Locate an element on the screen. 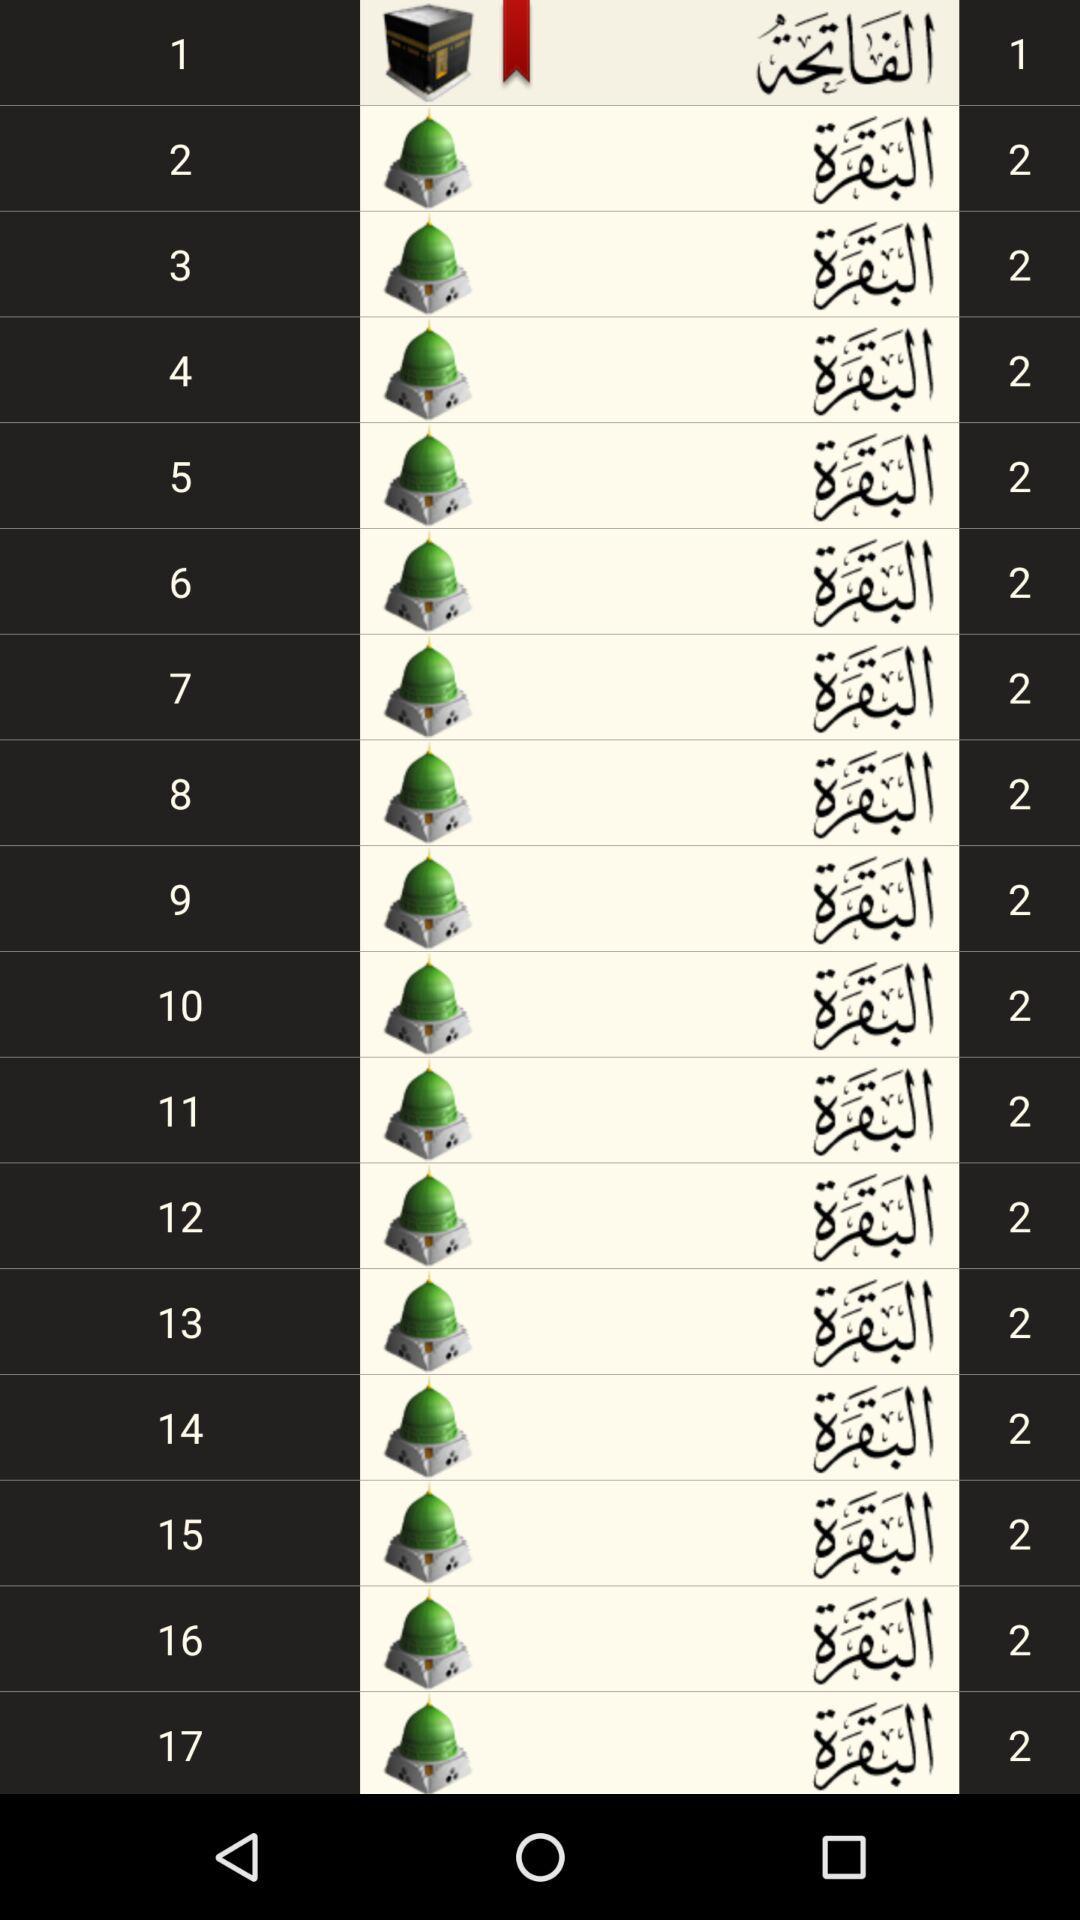  the 16 icon is located at coordinates (180, 1638).